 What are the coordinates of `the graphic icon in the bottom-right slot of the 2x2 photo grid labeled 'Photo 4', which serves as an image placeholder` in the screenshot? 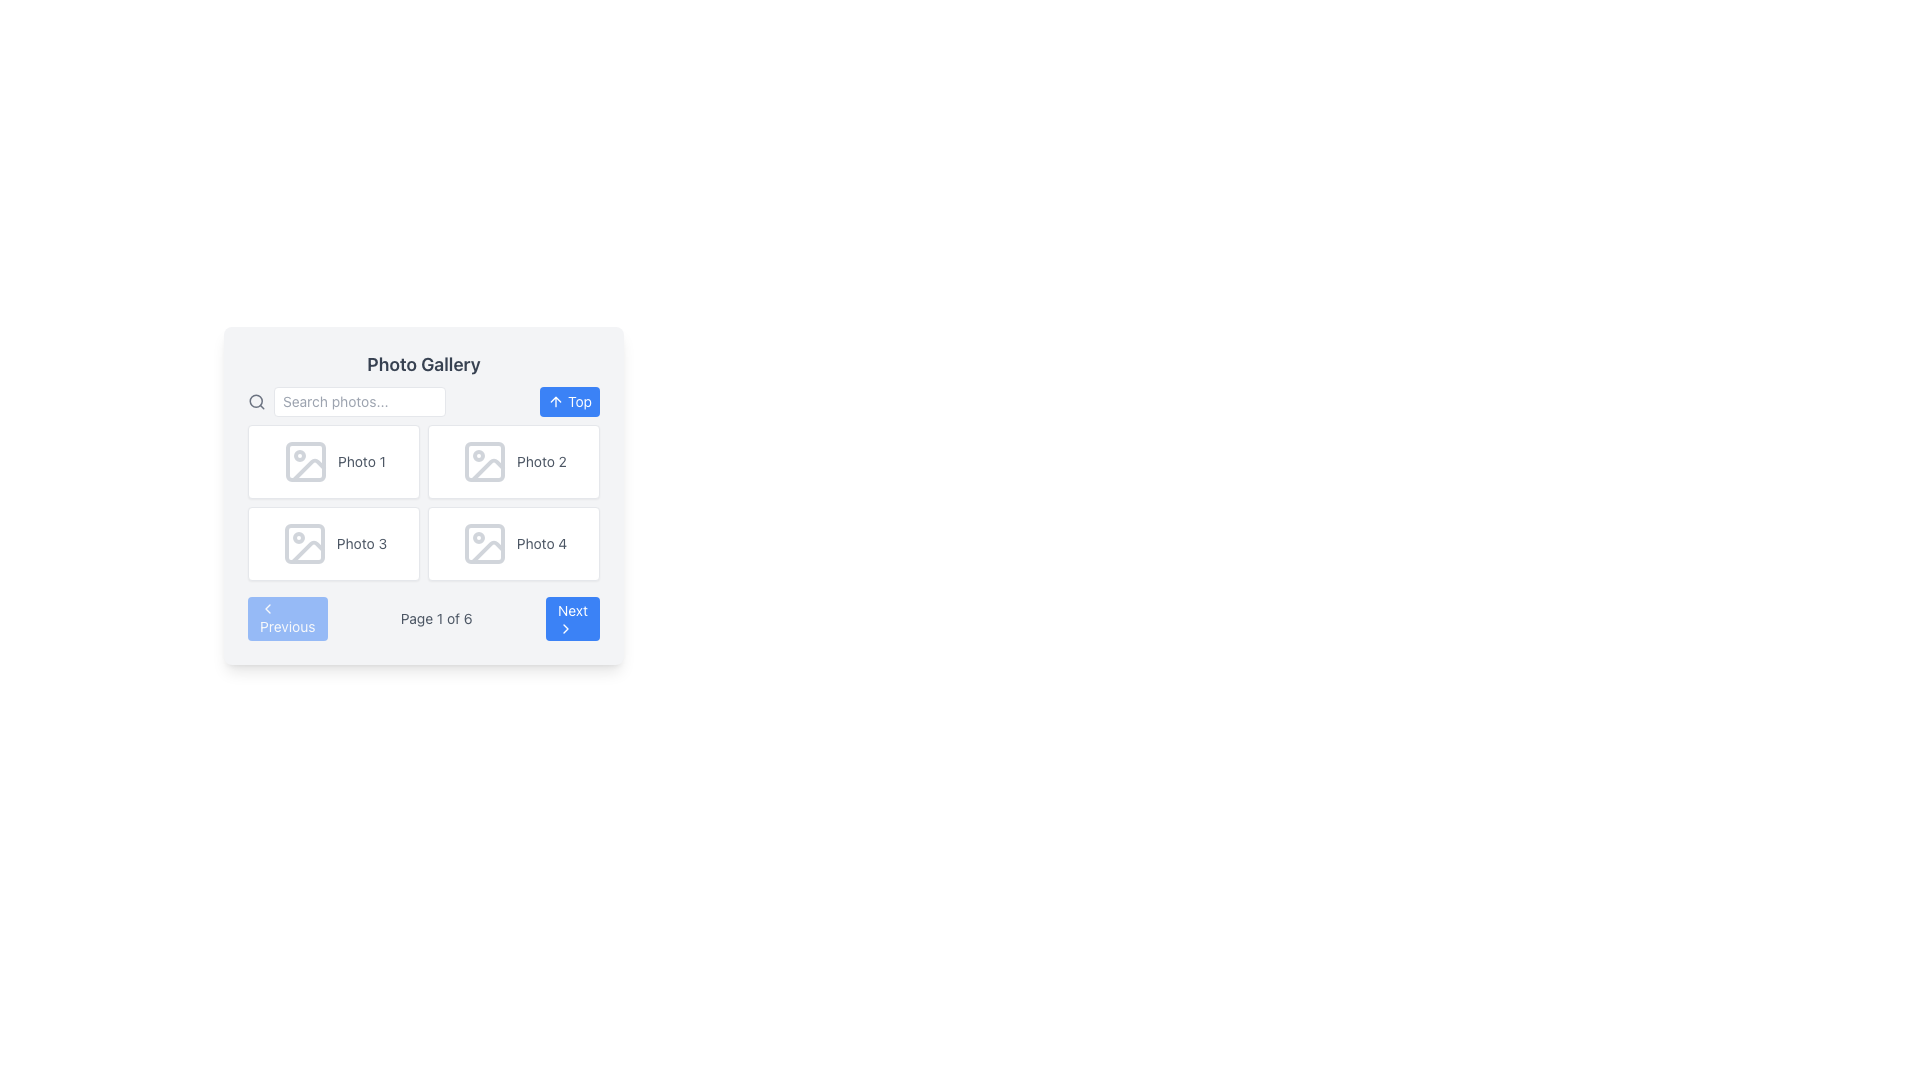 It's located at (484, 543).